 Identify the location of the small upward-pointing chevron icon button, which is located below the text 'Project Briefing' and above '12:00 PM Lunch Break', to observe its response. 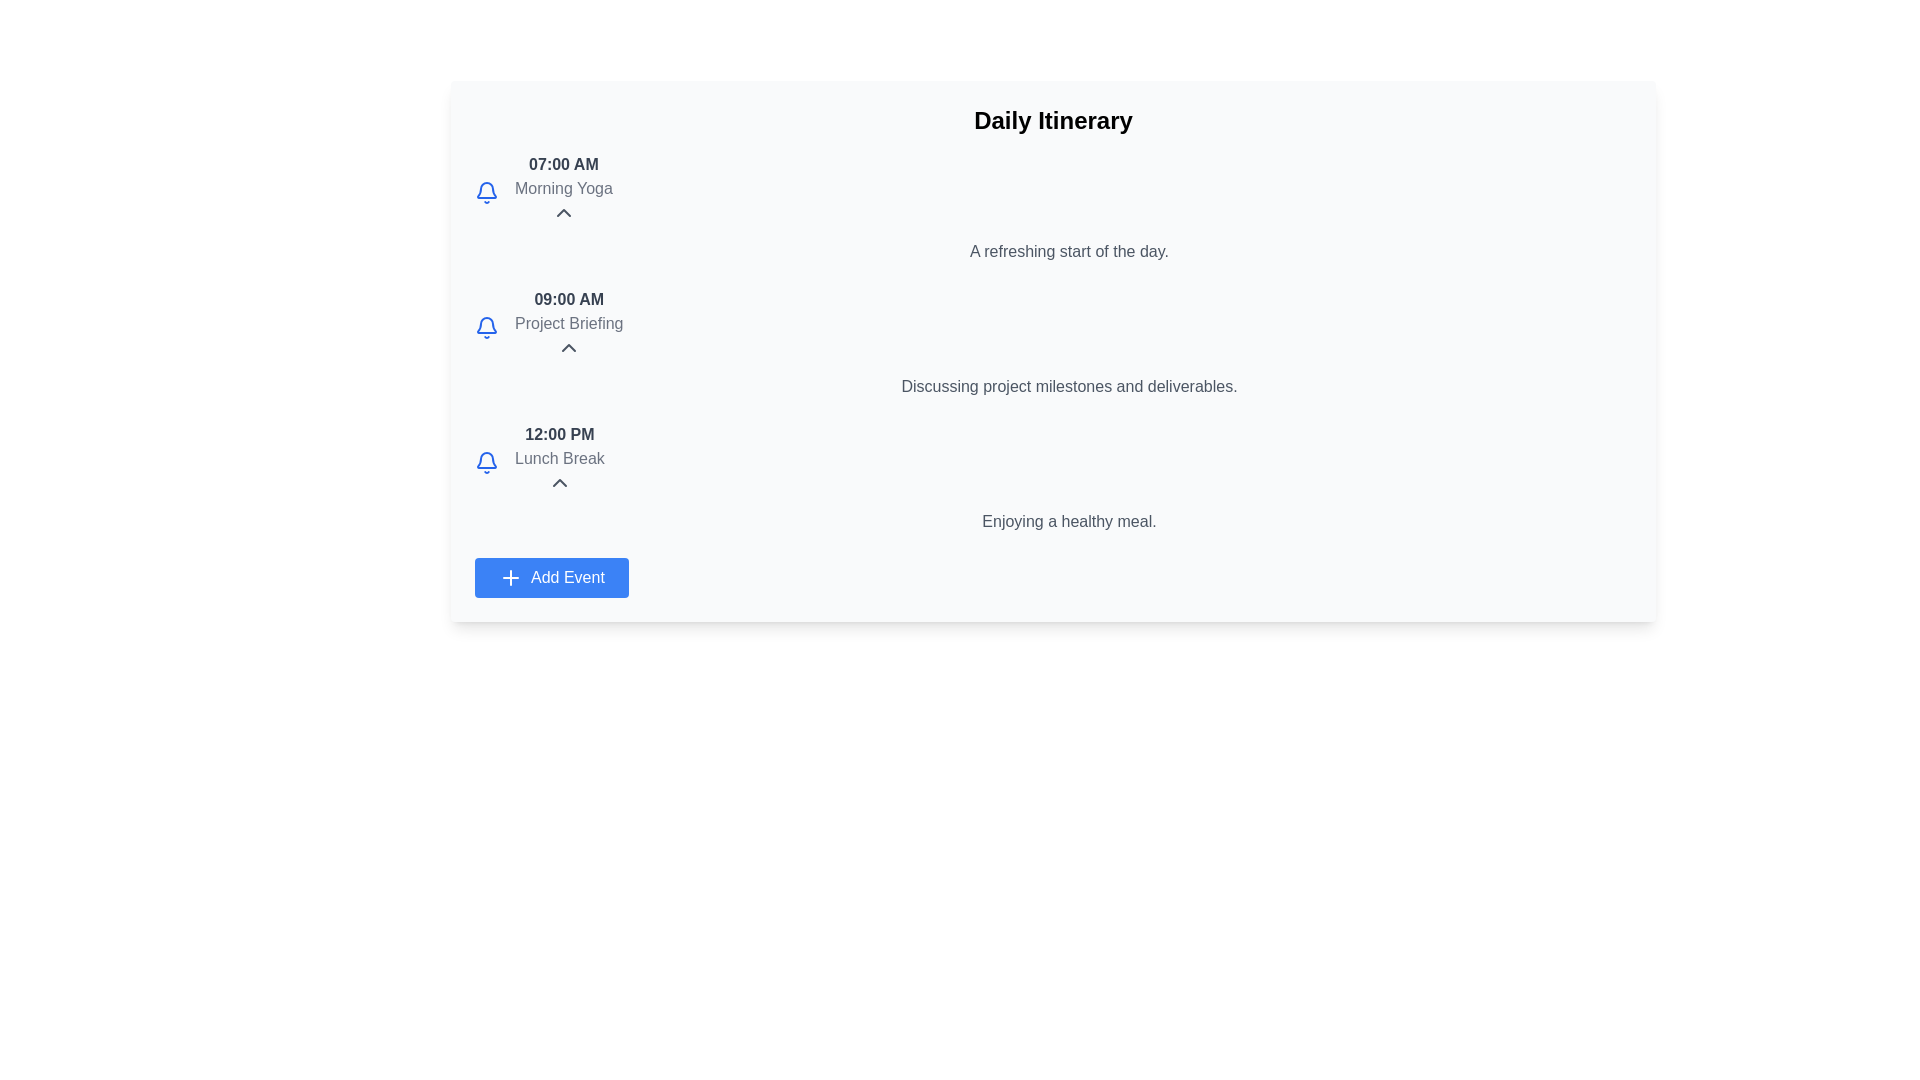
(568, 346).